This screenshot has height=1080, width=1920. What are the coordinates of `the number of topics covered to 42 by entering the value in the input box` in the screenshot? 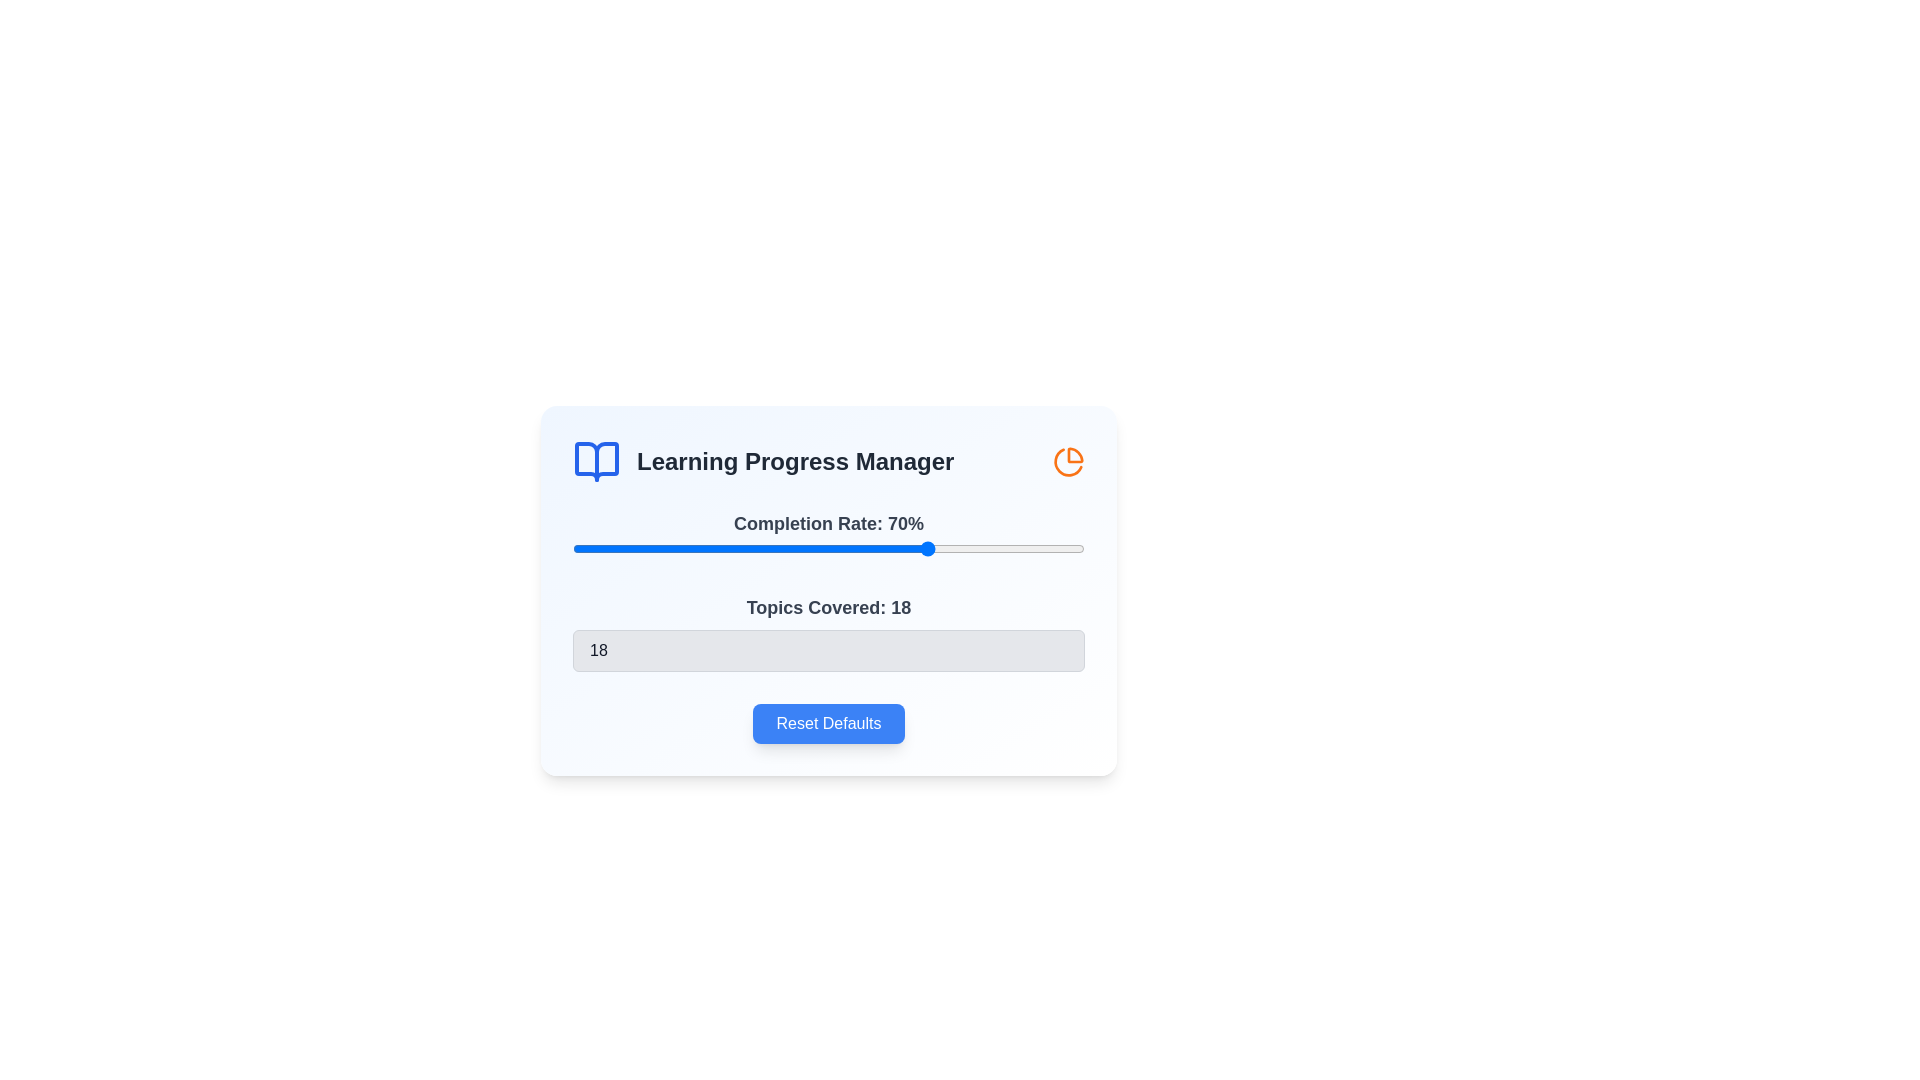 It's located at (829, 651).